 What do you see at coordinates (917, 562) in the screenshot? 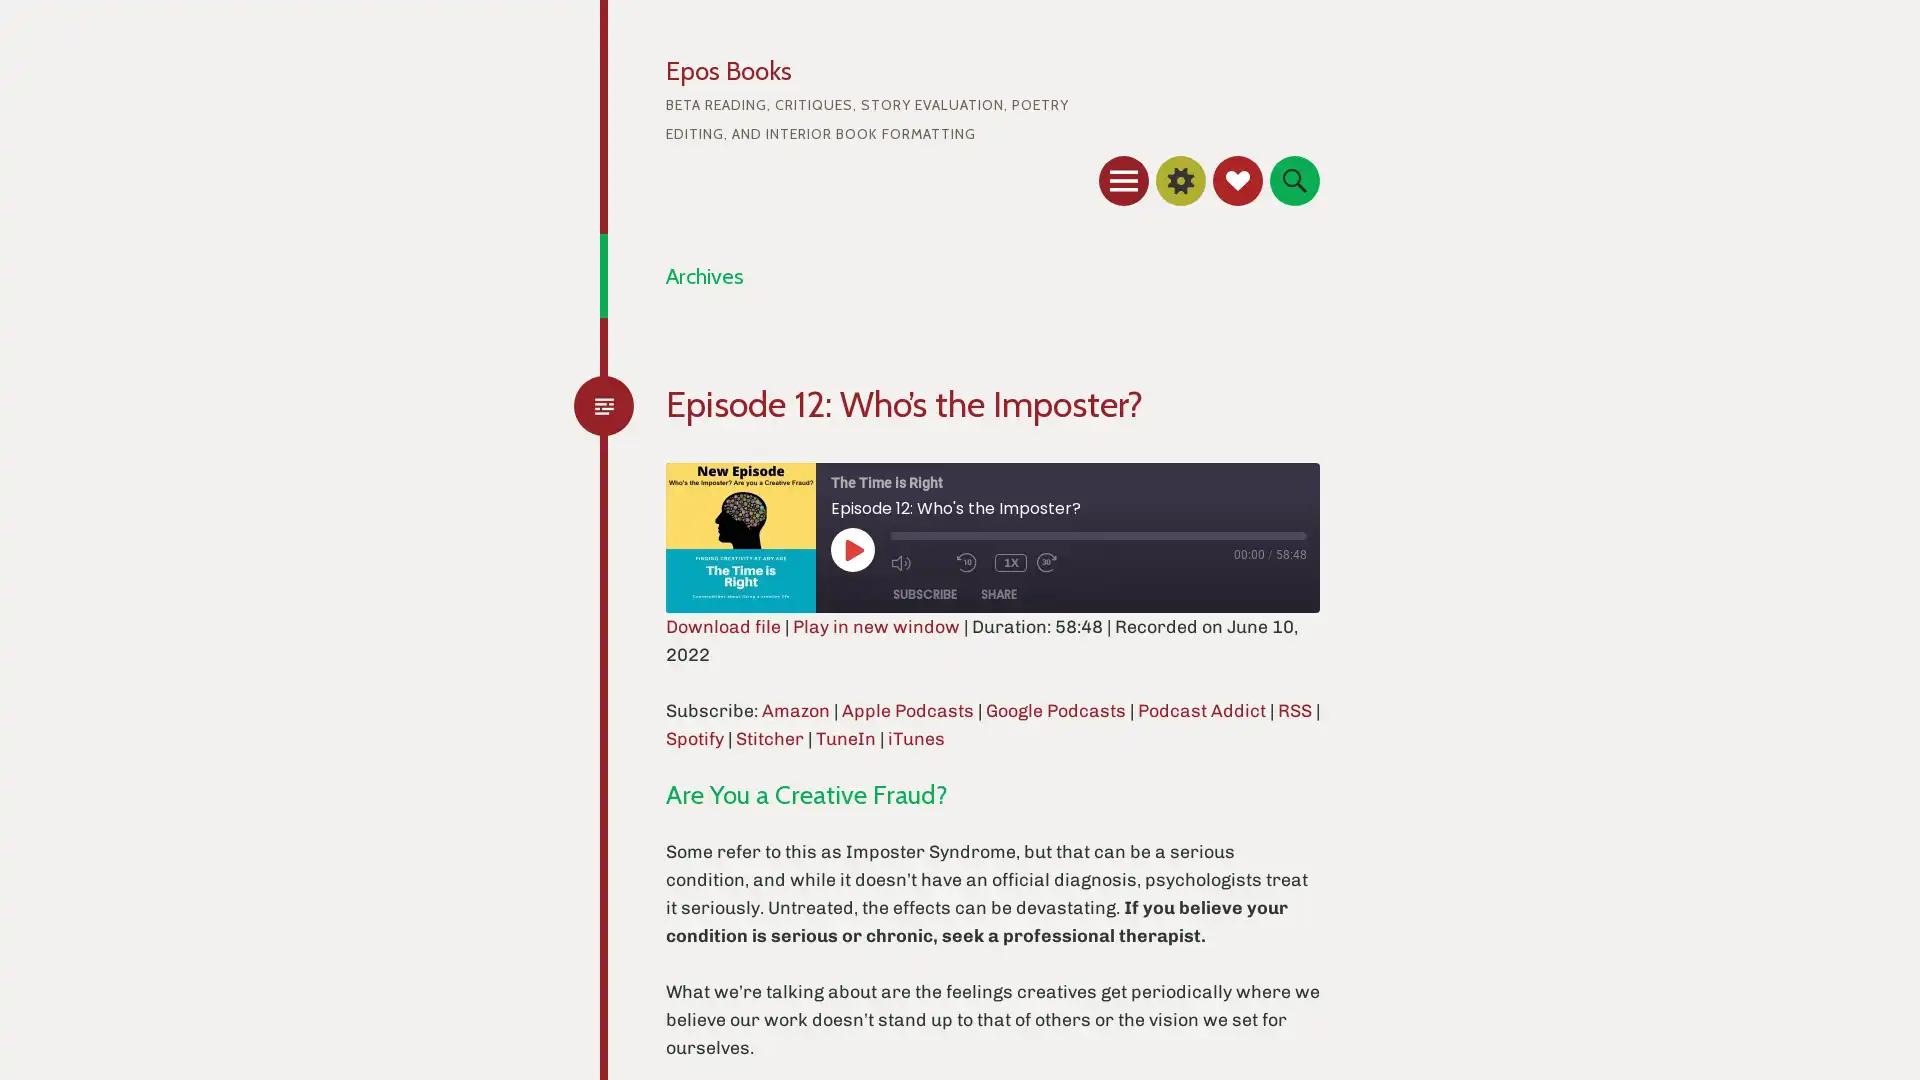
I see `MUTE/UNMUTE EPISODE` at bounding box center [917, 562].